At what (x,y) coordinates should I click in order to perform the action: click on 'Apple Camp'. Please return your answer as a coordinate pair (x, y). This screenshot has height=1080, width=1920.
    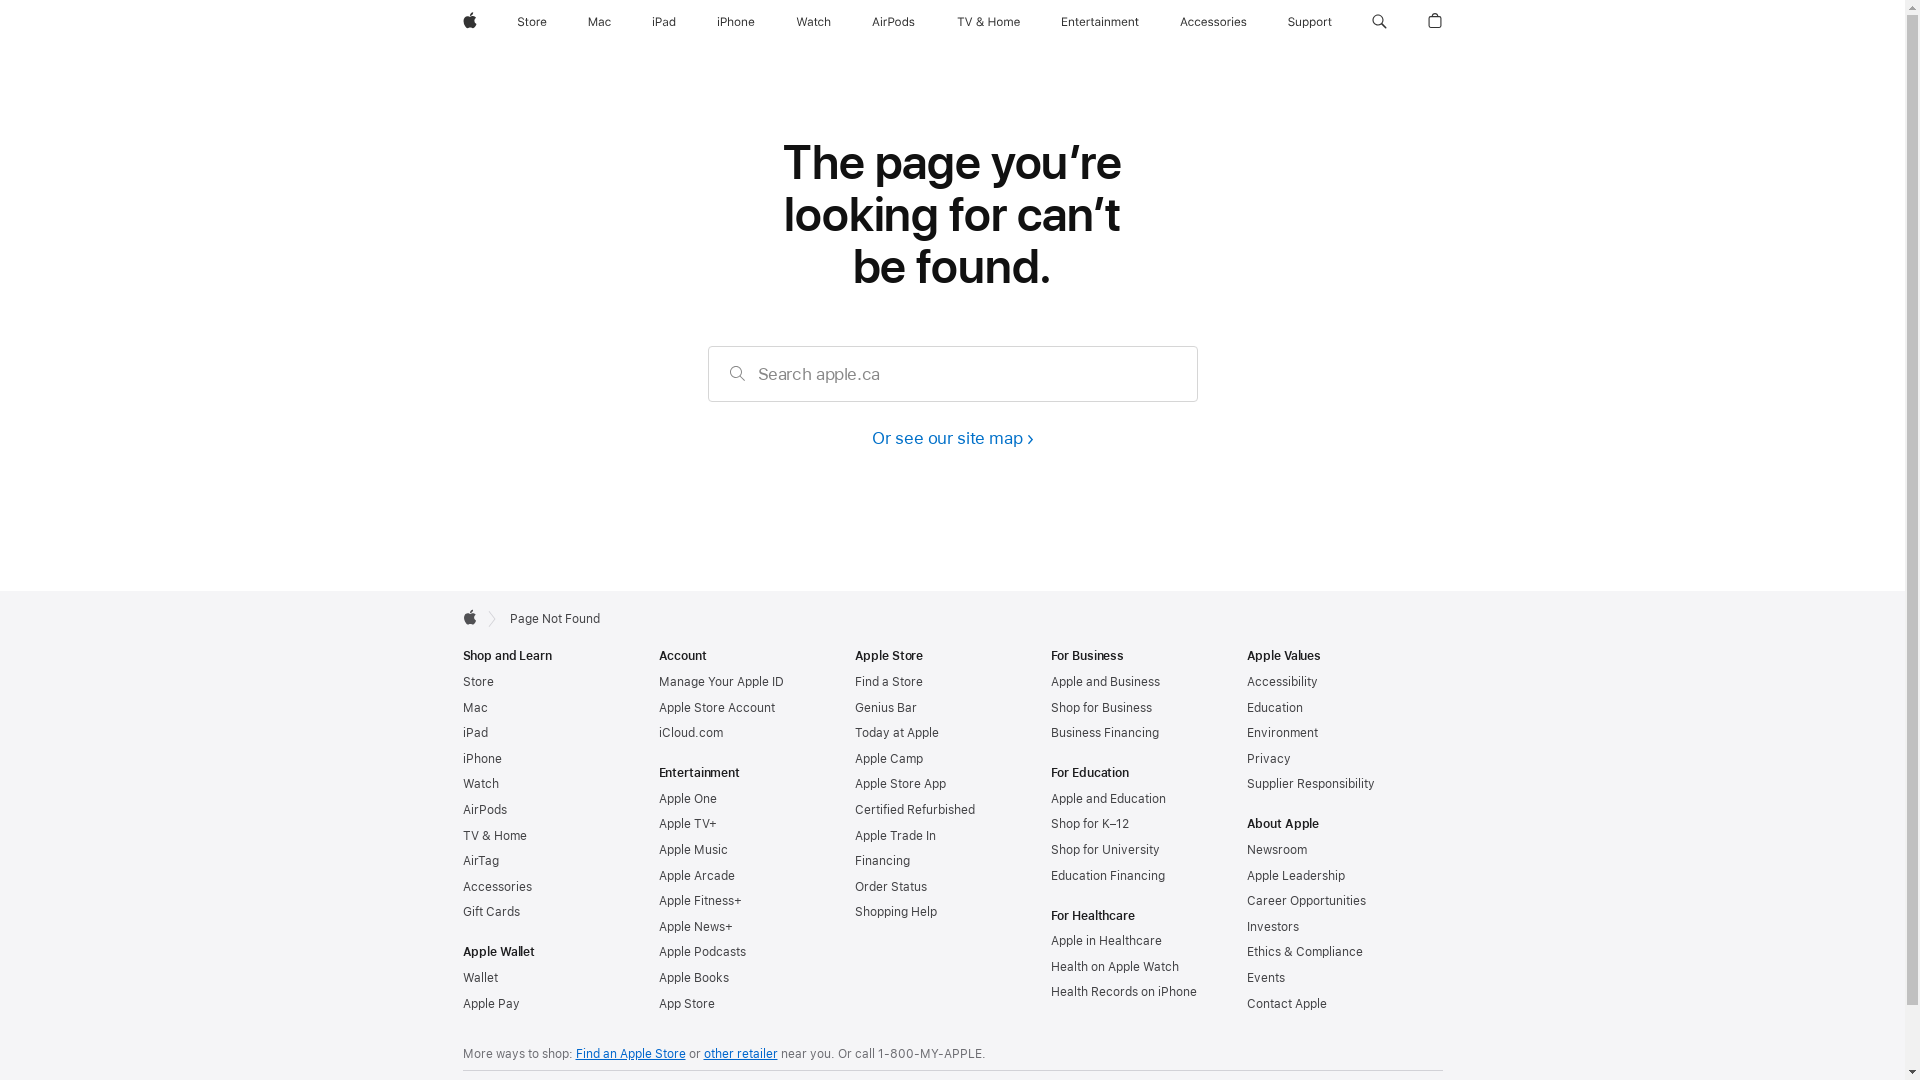
    Looking at the image, I should click on (887, 759).